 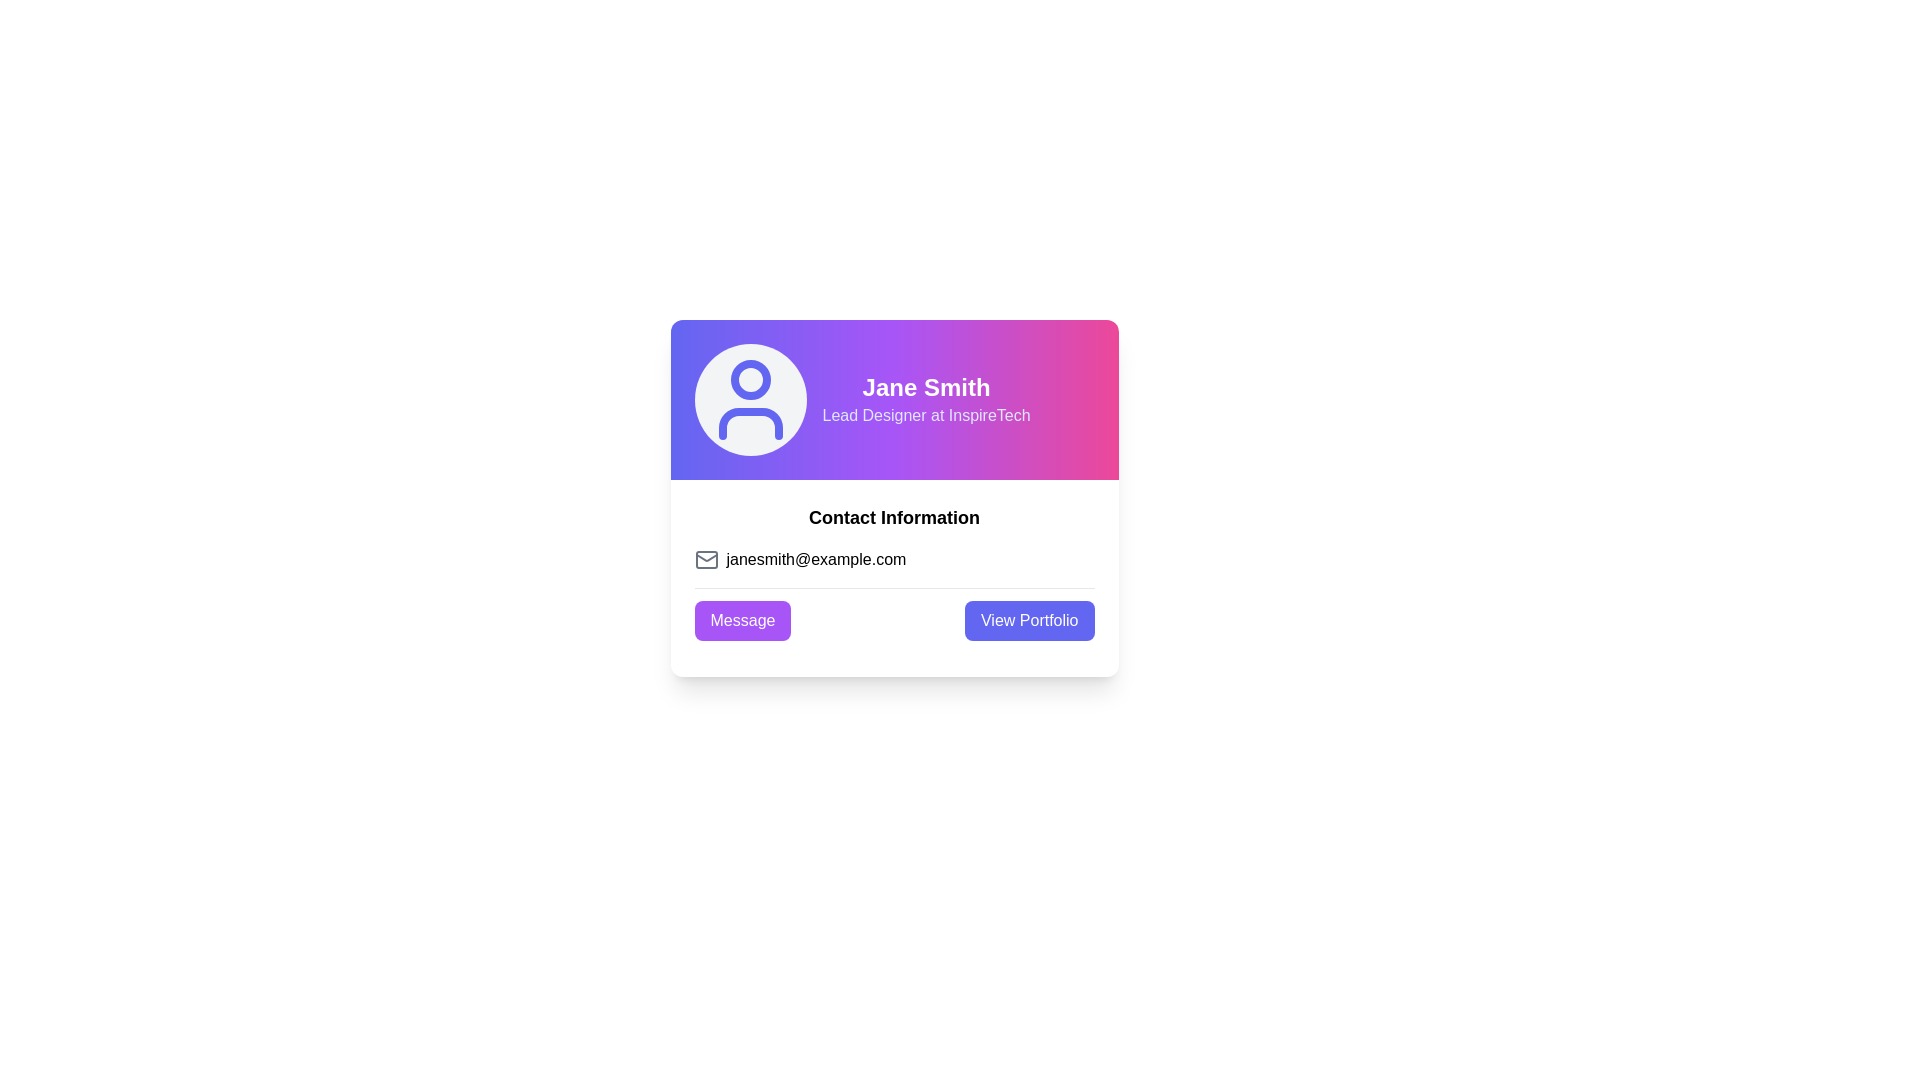 I want to click on the text block displaying the user's name and title, located at the upper center of the card layout, right of the user icon, so click(x=925, y=400).